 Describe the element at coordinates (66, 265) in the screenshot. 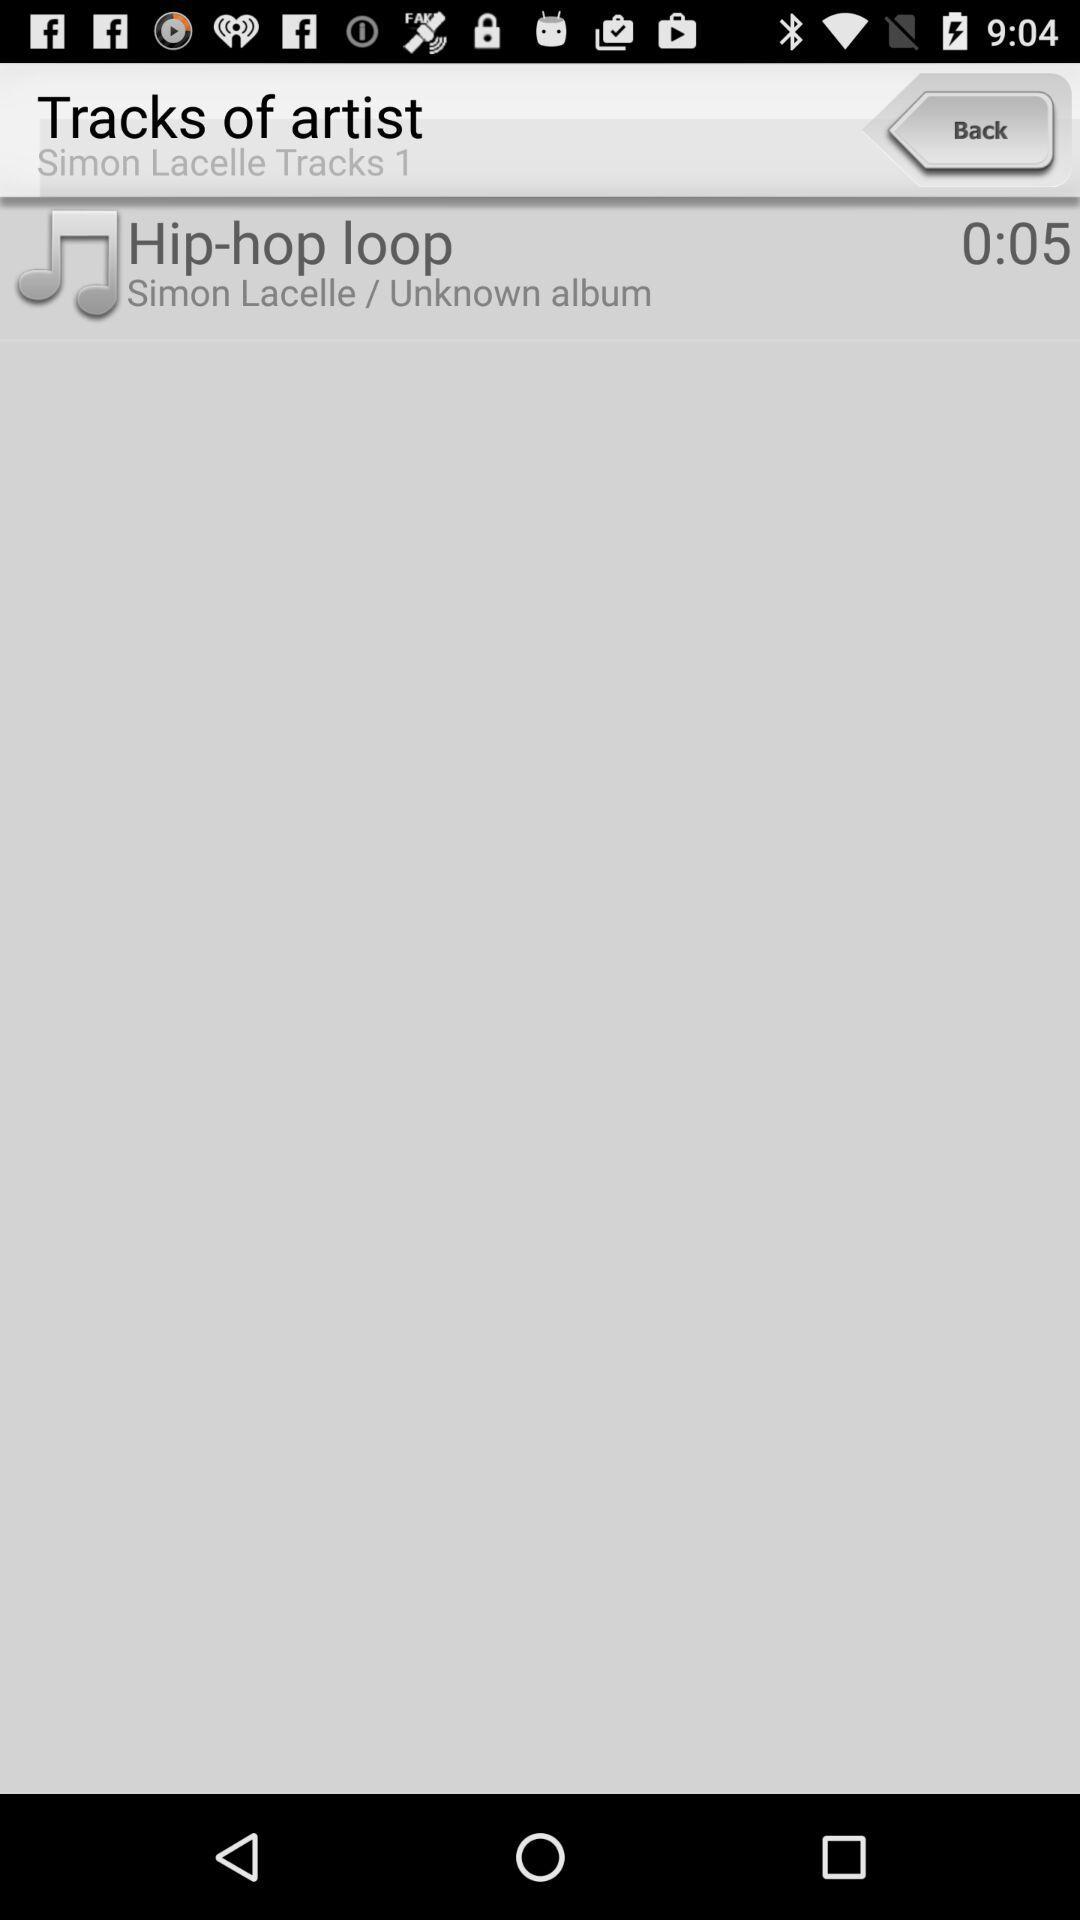

I see `the icon next to hip-hop loop` at that location.